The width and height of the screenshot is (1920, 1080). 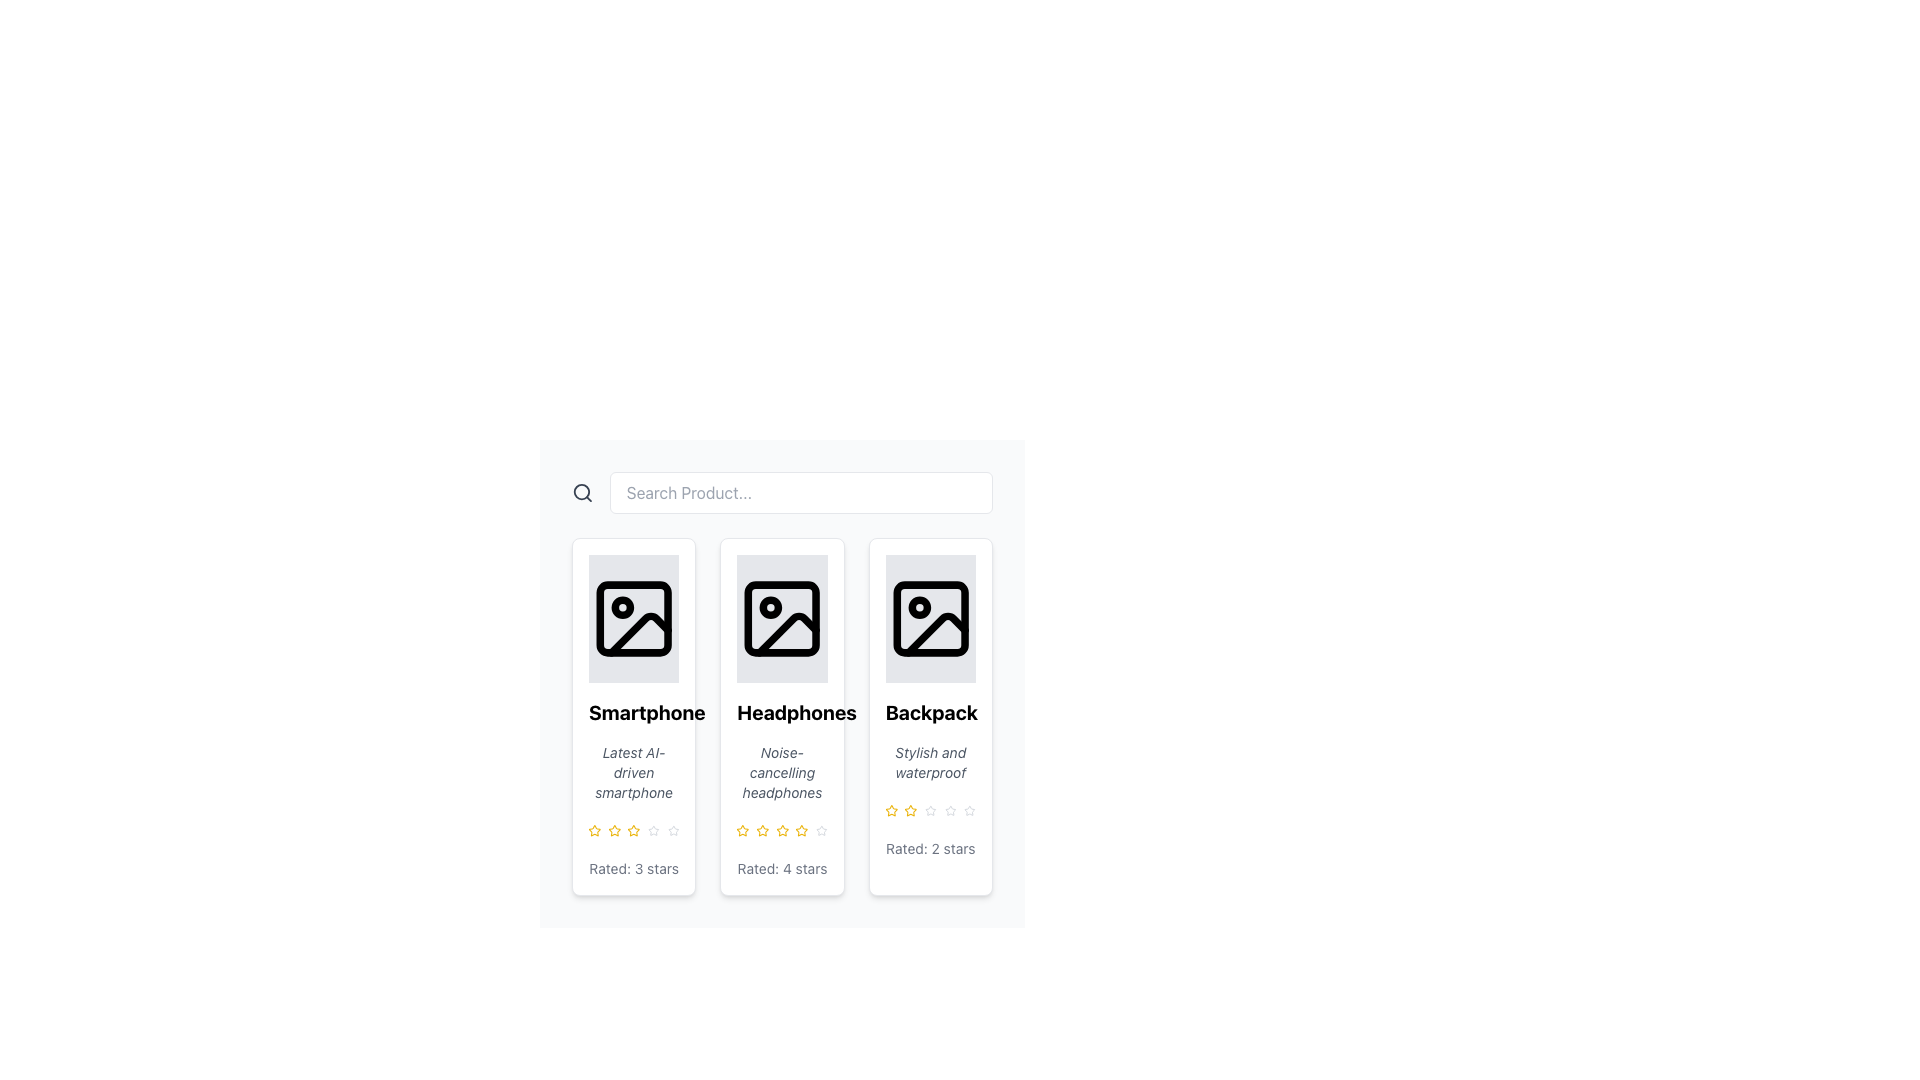 What do you see at coordinates (929, 763) in the screenshot?
I see `the text element styled in gray, italic font that describes the product feature 'Stylish and waterproof', located in the third product card under the title 'Backpack'` at bounding box center [929, 763].